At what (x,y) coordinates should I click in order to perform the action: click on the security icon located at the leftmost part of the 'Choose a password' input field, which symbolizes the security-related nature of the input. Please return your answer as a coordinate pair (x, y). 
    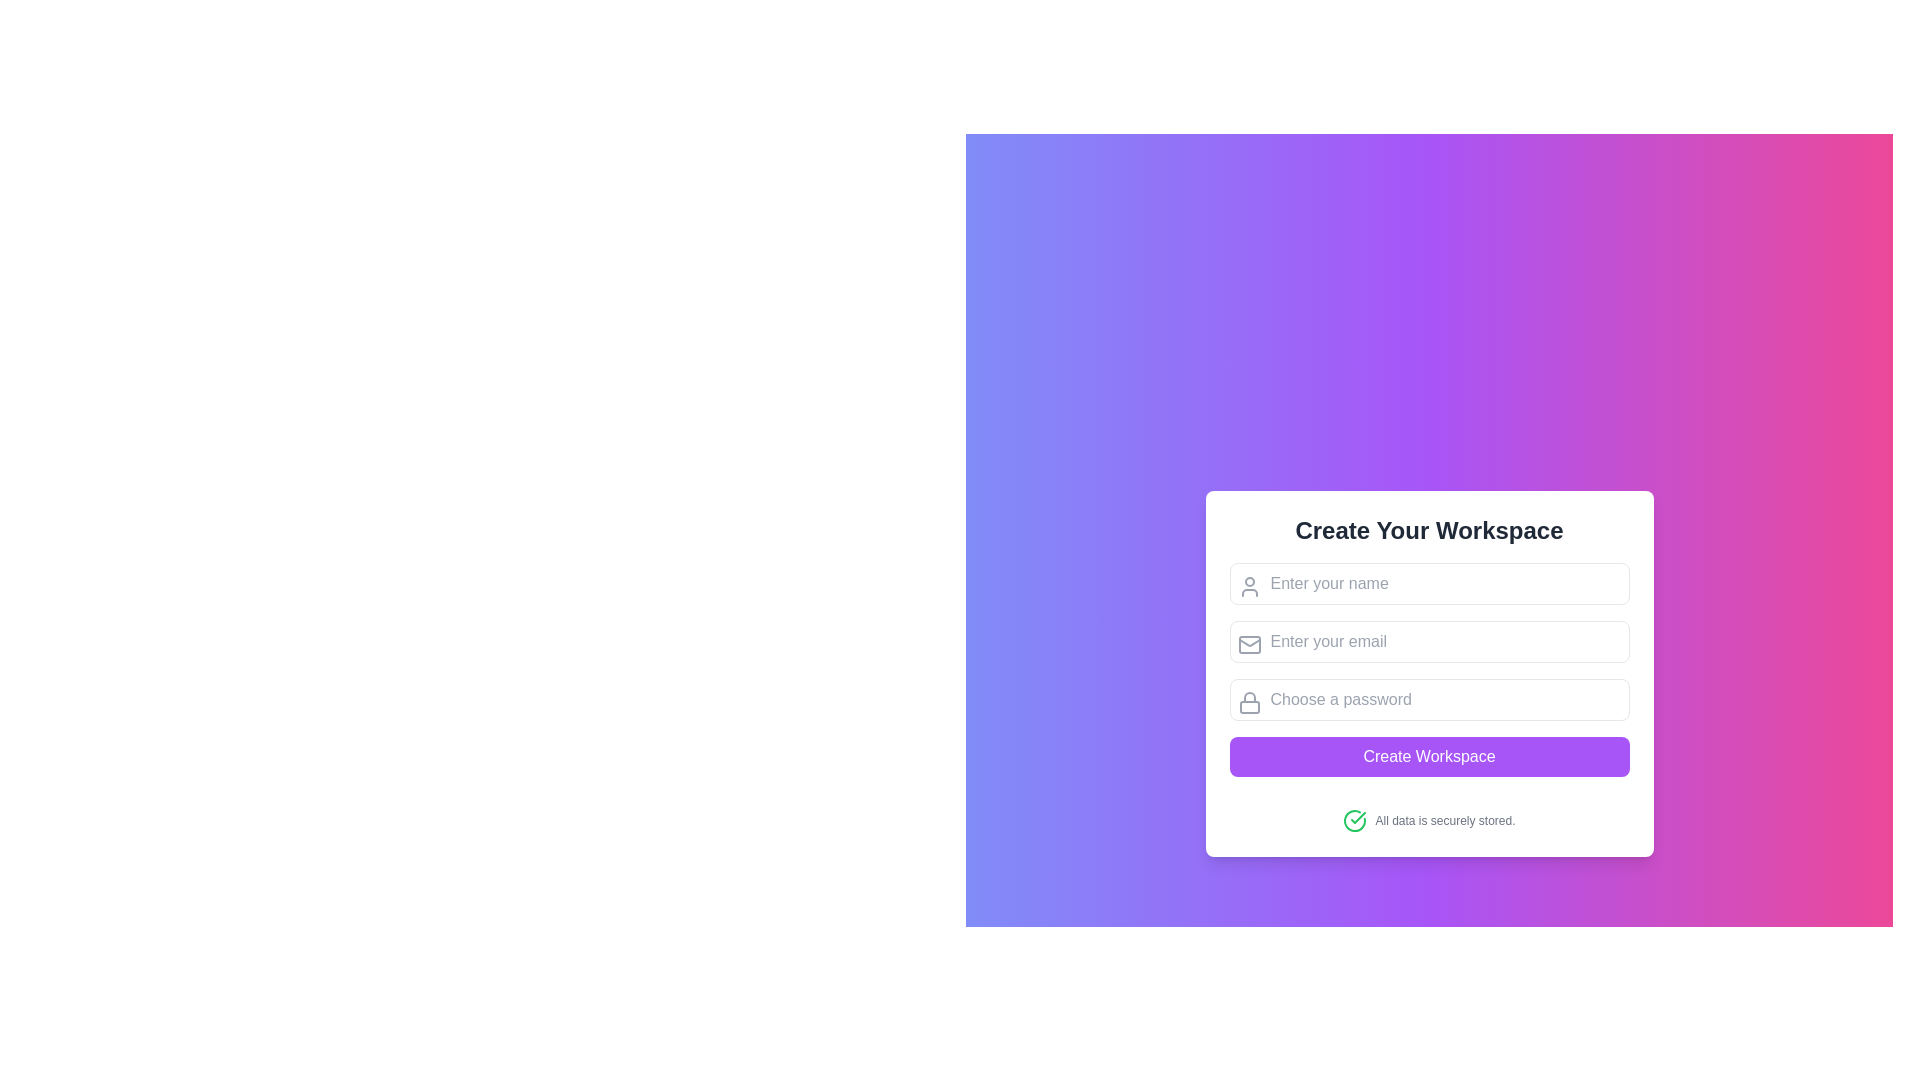
    Looking at the image, I should click on (1248, 701).